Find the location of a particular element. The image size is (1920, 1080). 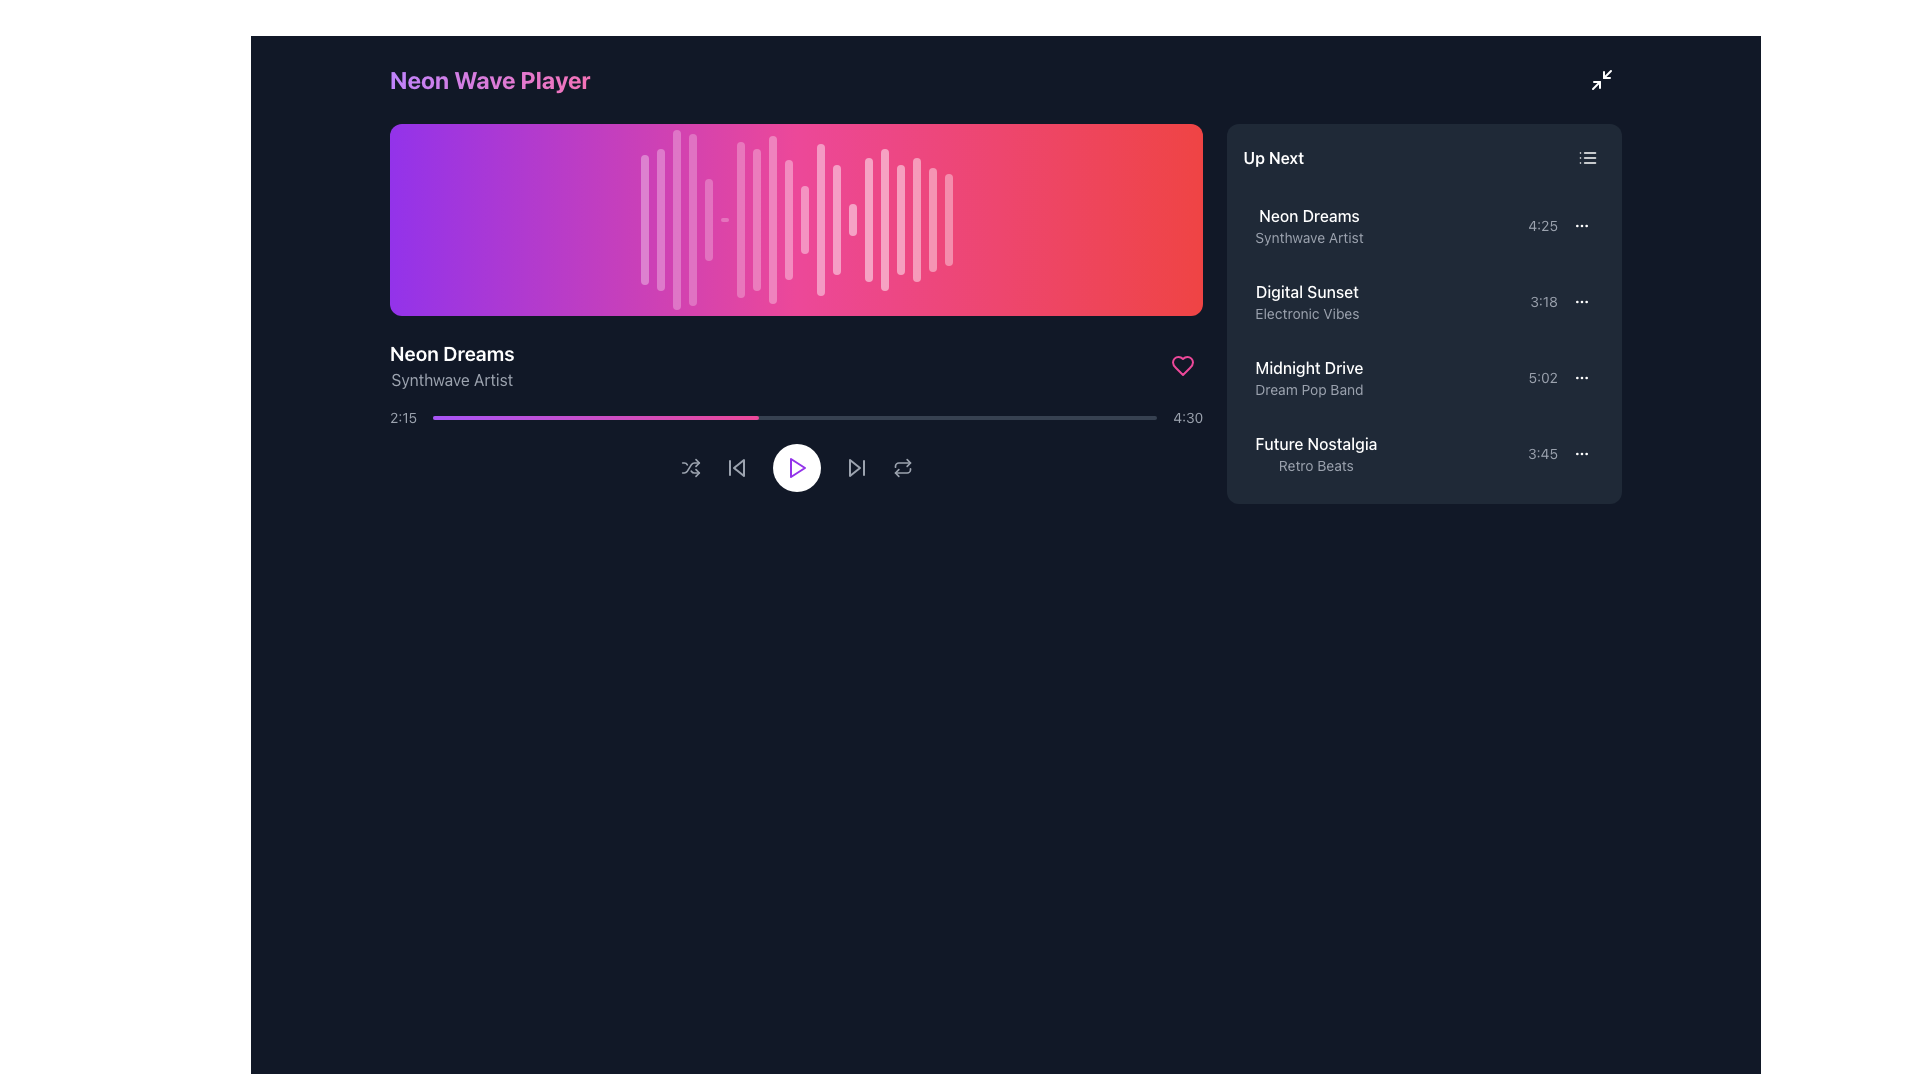

the 15th waveform bar in the audio visualization component, situated towards the right side of the interface is located at coordinates (868, 219).